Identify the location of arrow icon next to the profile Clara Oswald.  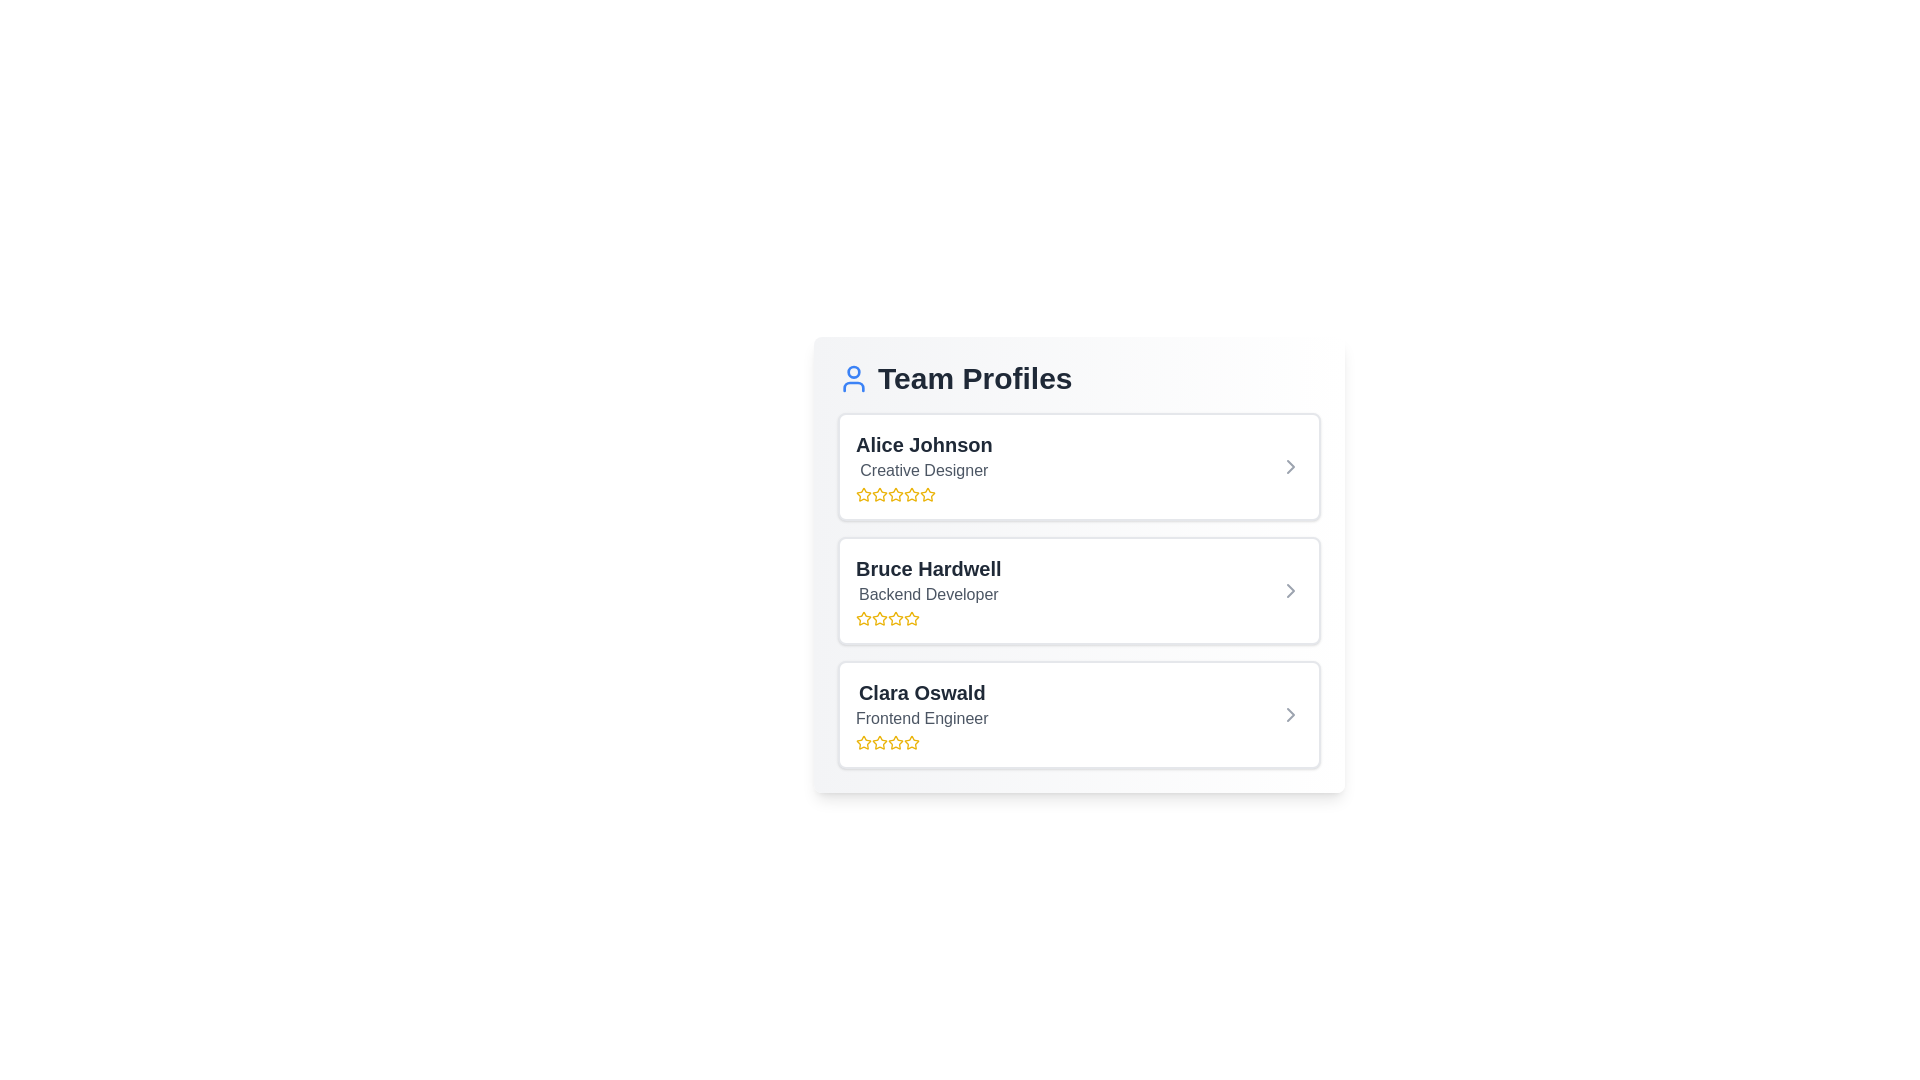
(1291, 713).